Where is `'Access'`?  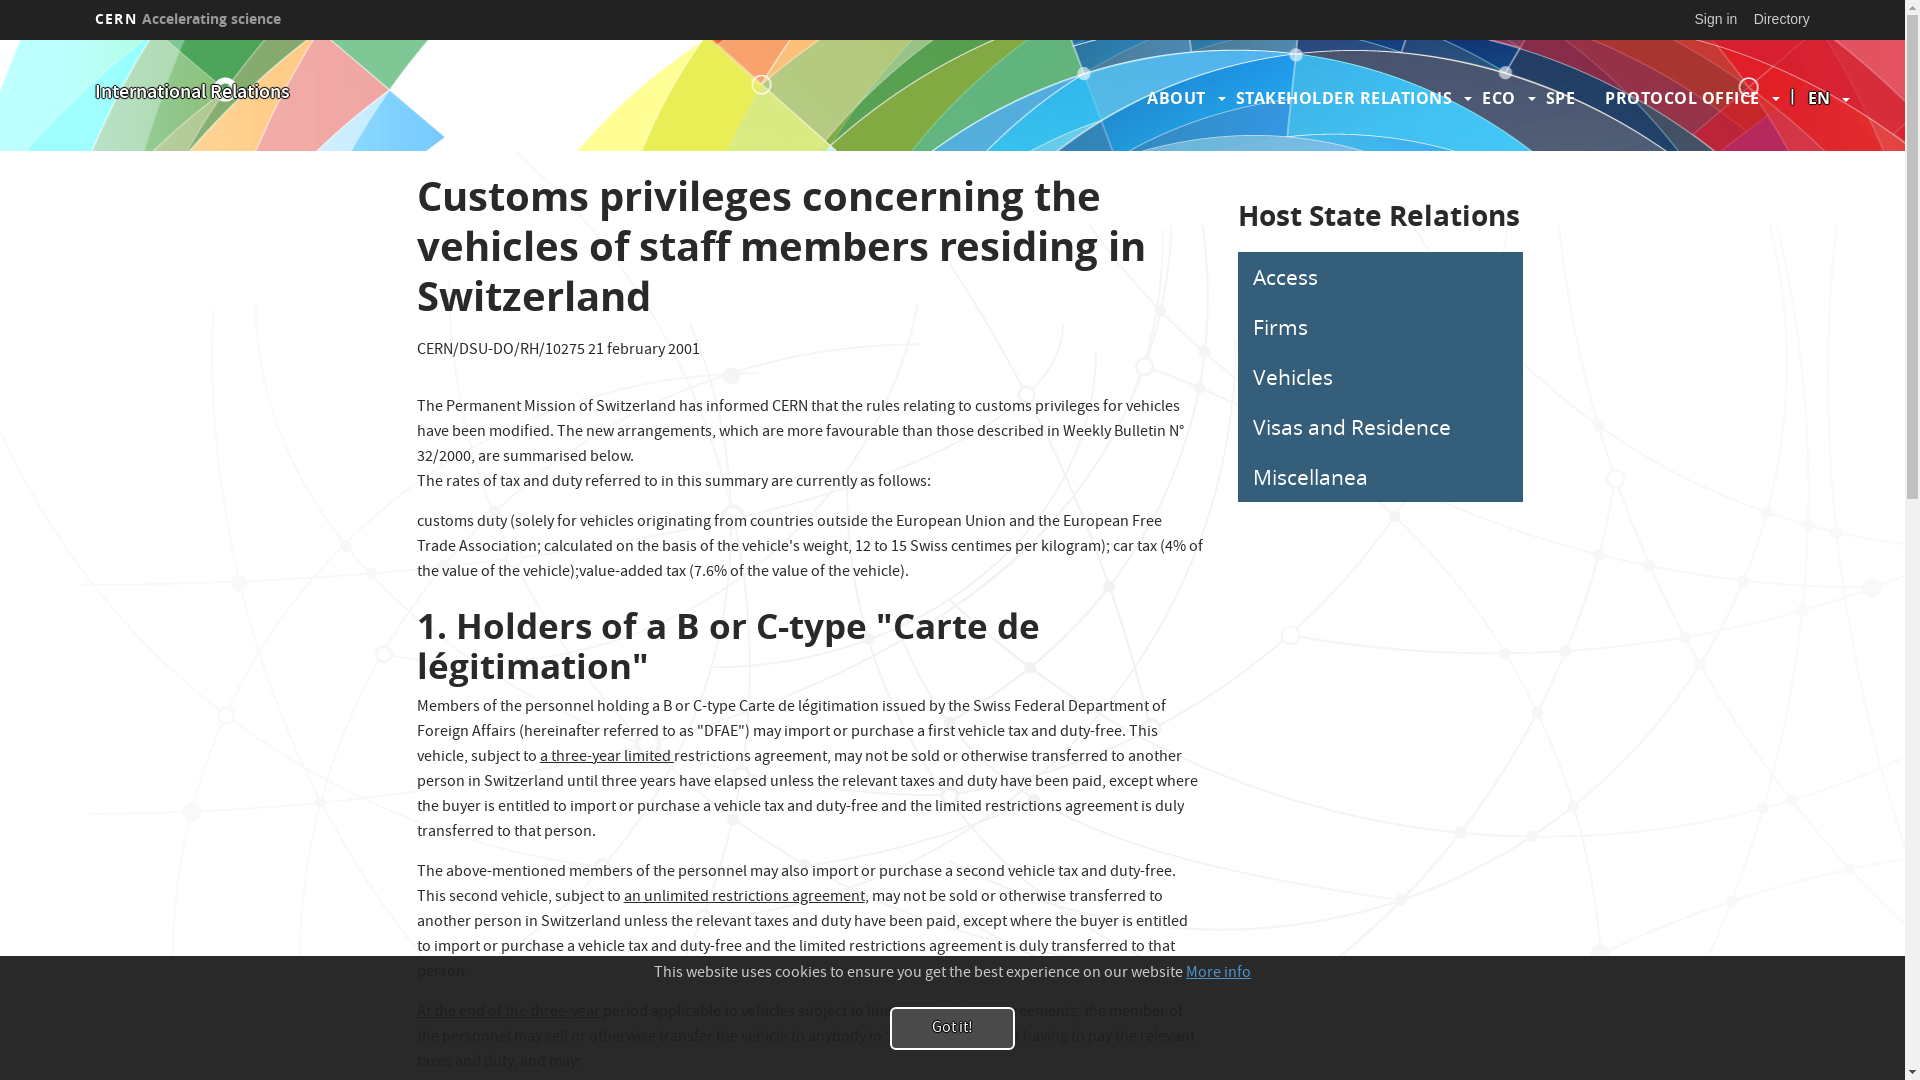 'Access' is located at coordinates (1379, 277).